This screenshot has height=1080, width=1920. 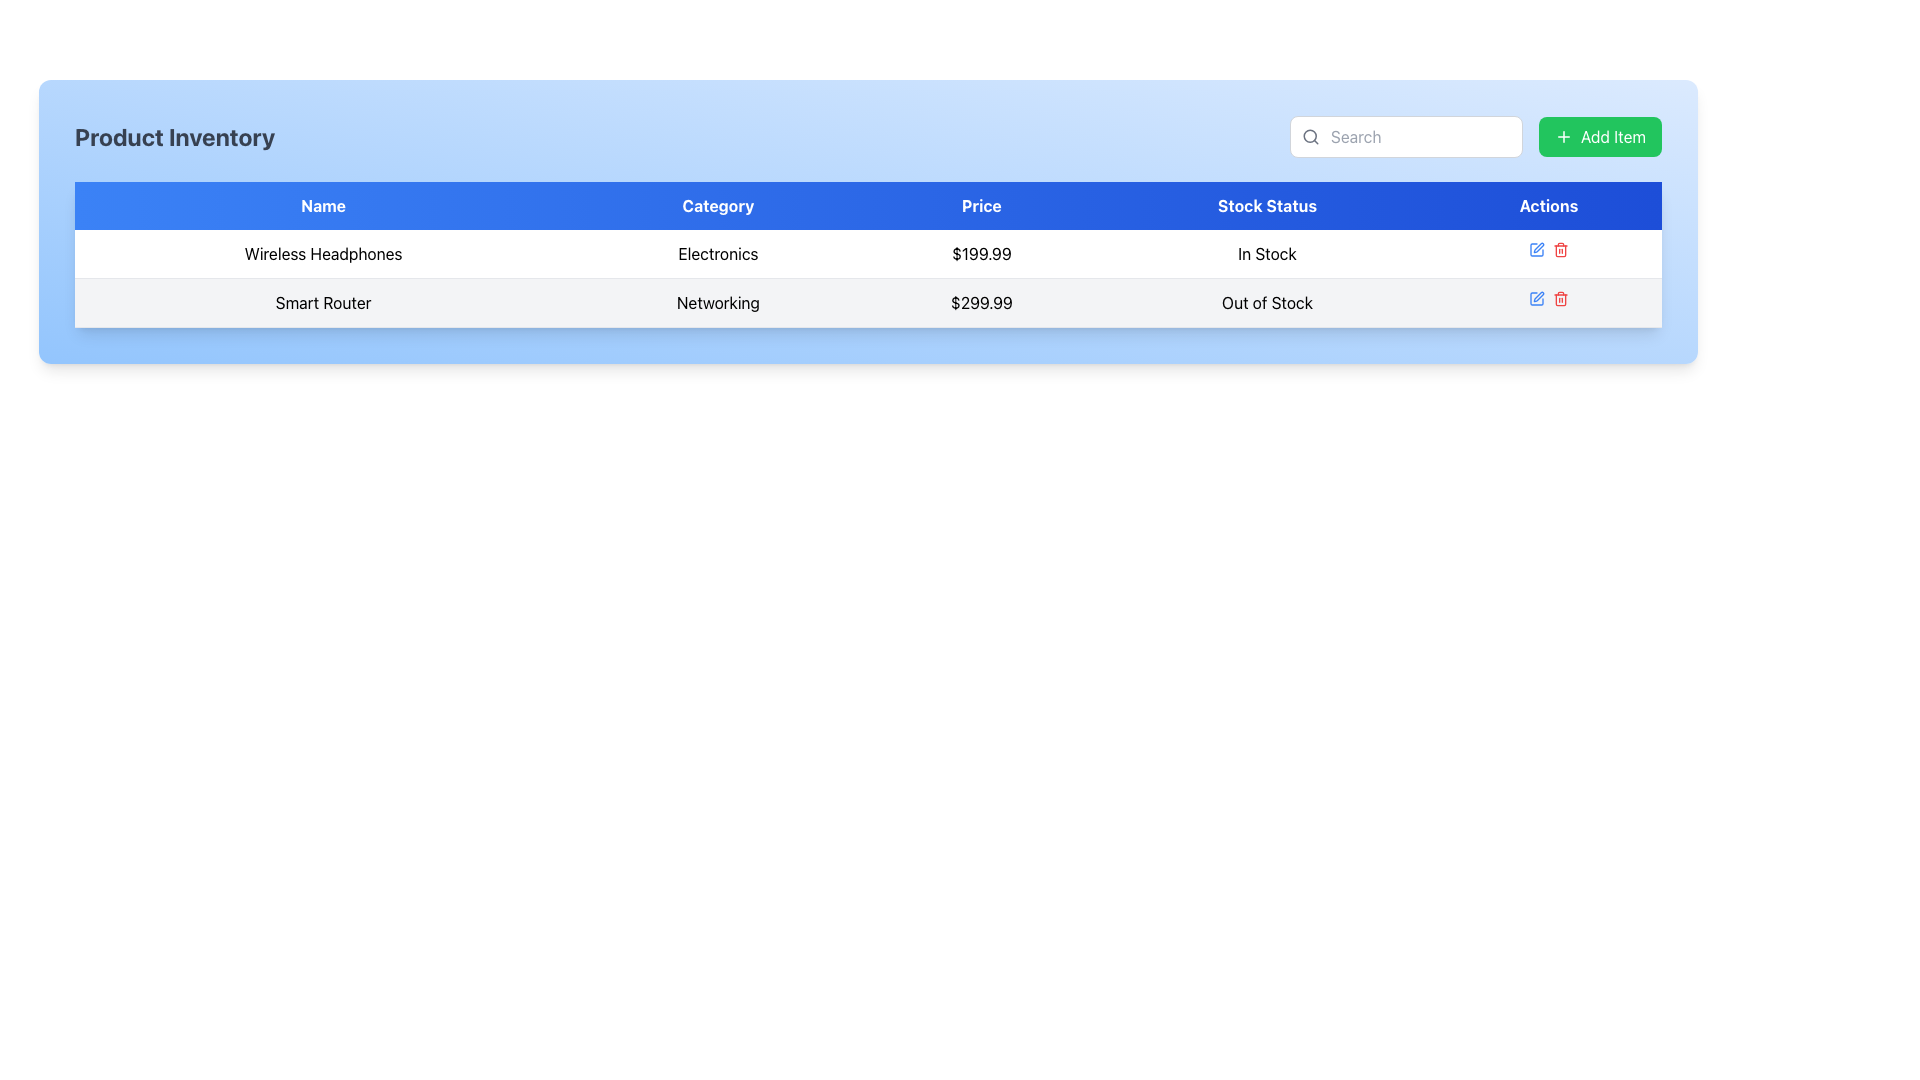 I want to click on the 'Add Item' button with a green background and white text located at the top-right corner of the interface, so click(x=1600, y=136).